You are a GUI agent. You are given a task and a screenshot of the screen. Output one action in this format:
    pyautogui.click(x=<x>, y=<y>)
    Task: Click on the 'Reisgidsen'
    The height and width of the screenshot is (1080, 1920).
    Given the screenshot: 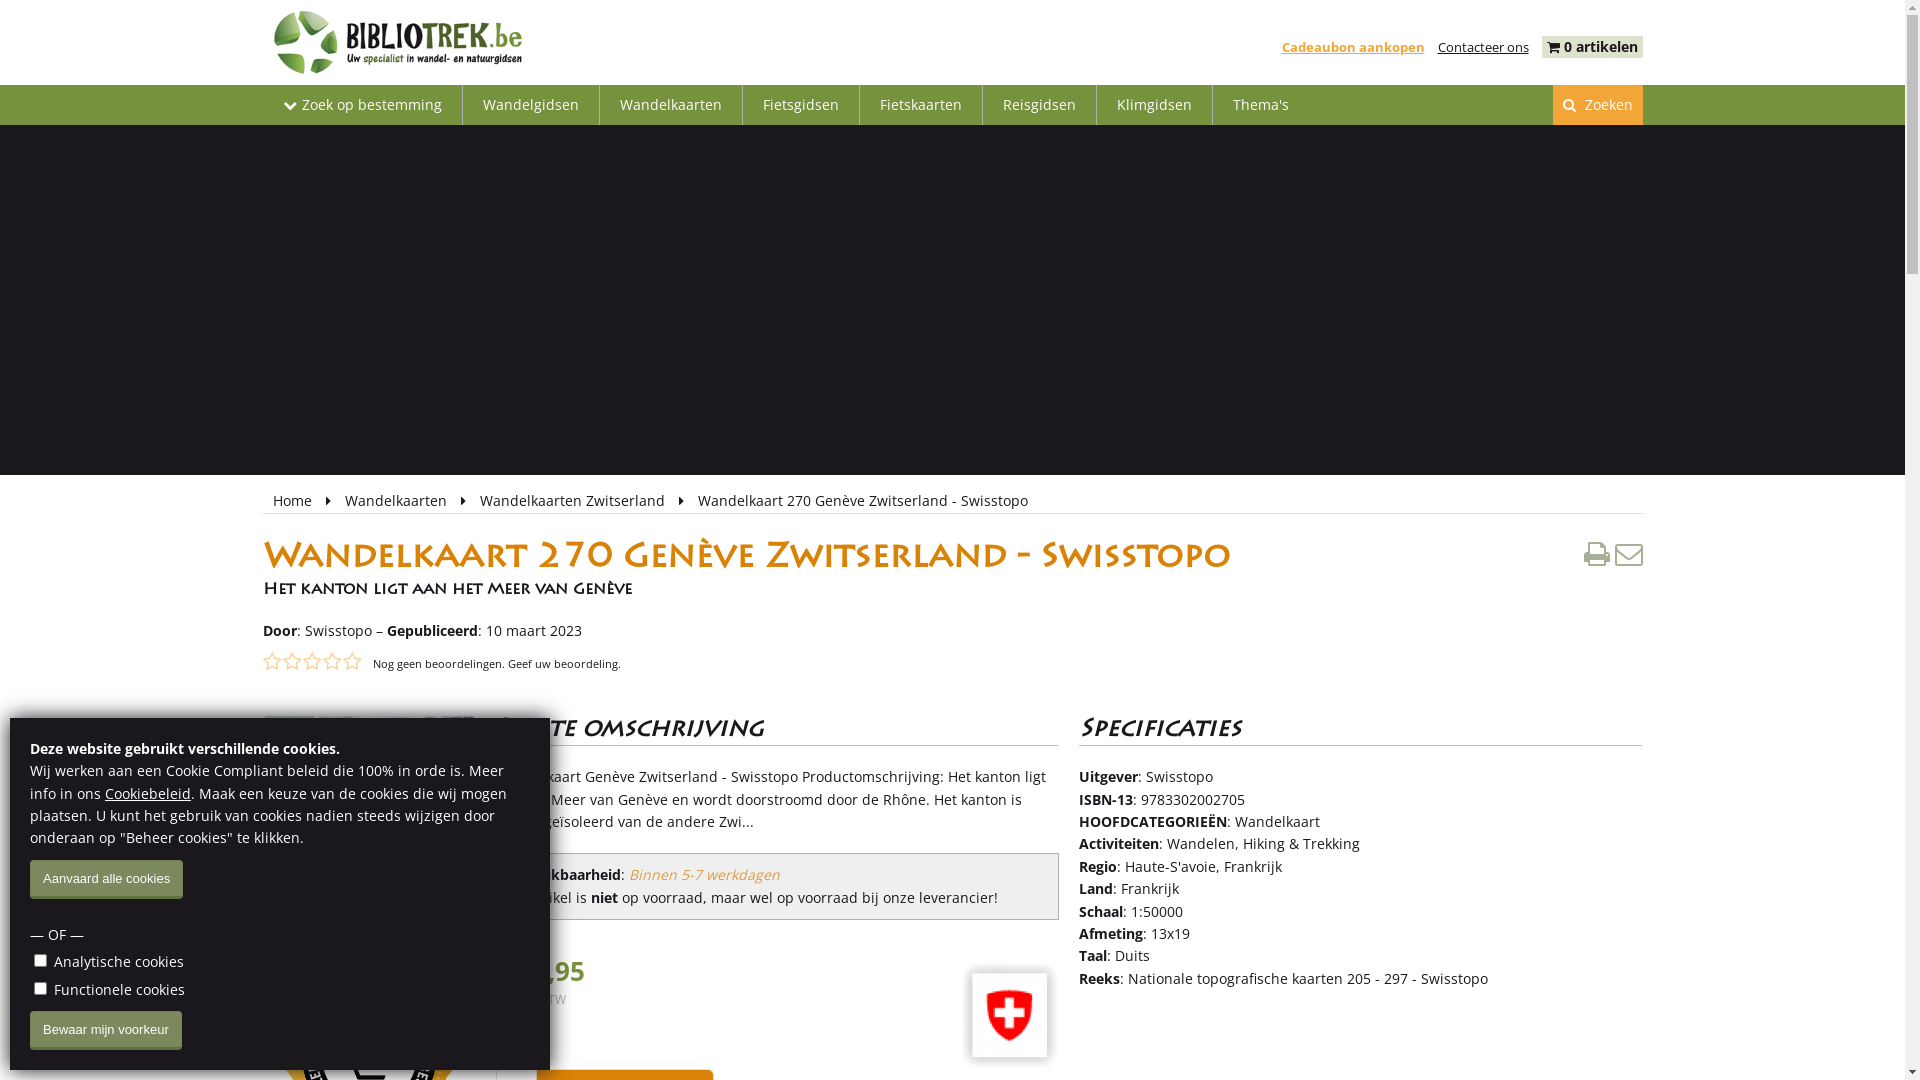 What is the action you would take?
    pyautogui.click(x=1038, y=104)
    